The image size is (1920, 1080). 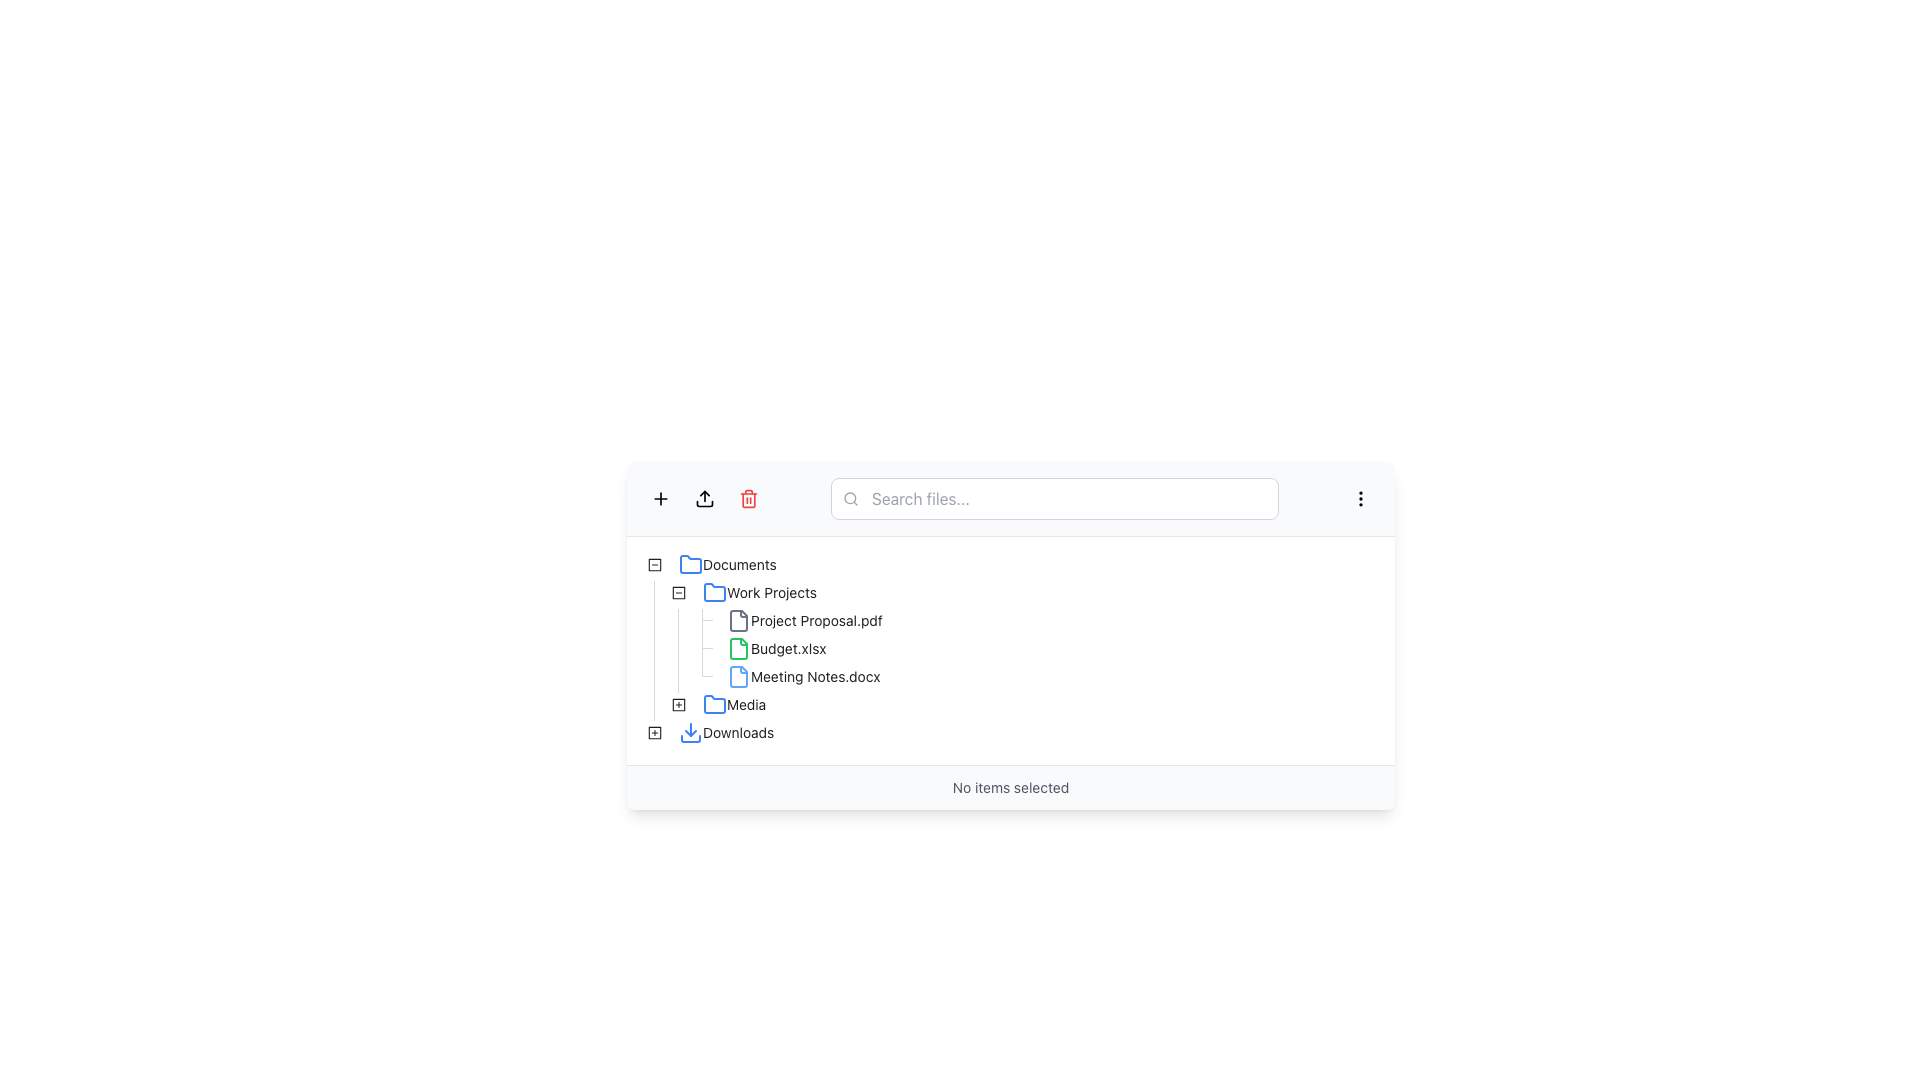 I want to click on the 'Downloads' folder icon located at the leftmost side of the folder node in the file tree to focus or select the associated folder, so click(x=691, y=732).